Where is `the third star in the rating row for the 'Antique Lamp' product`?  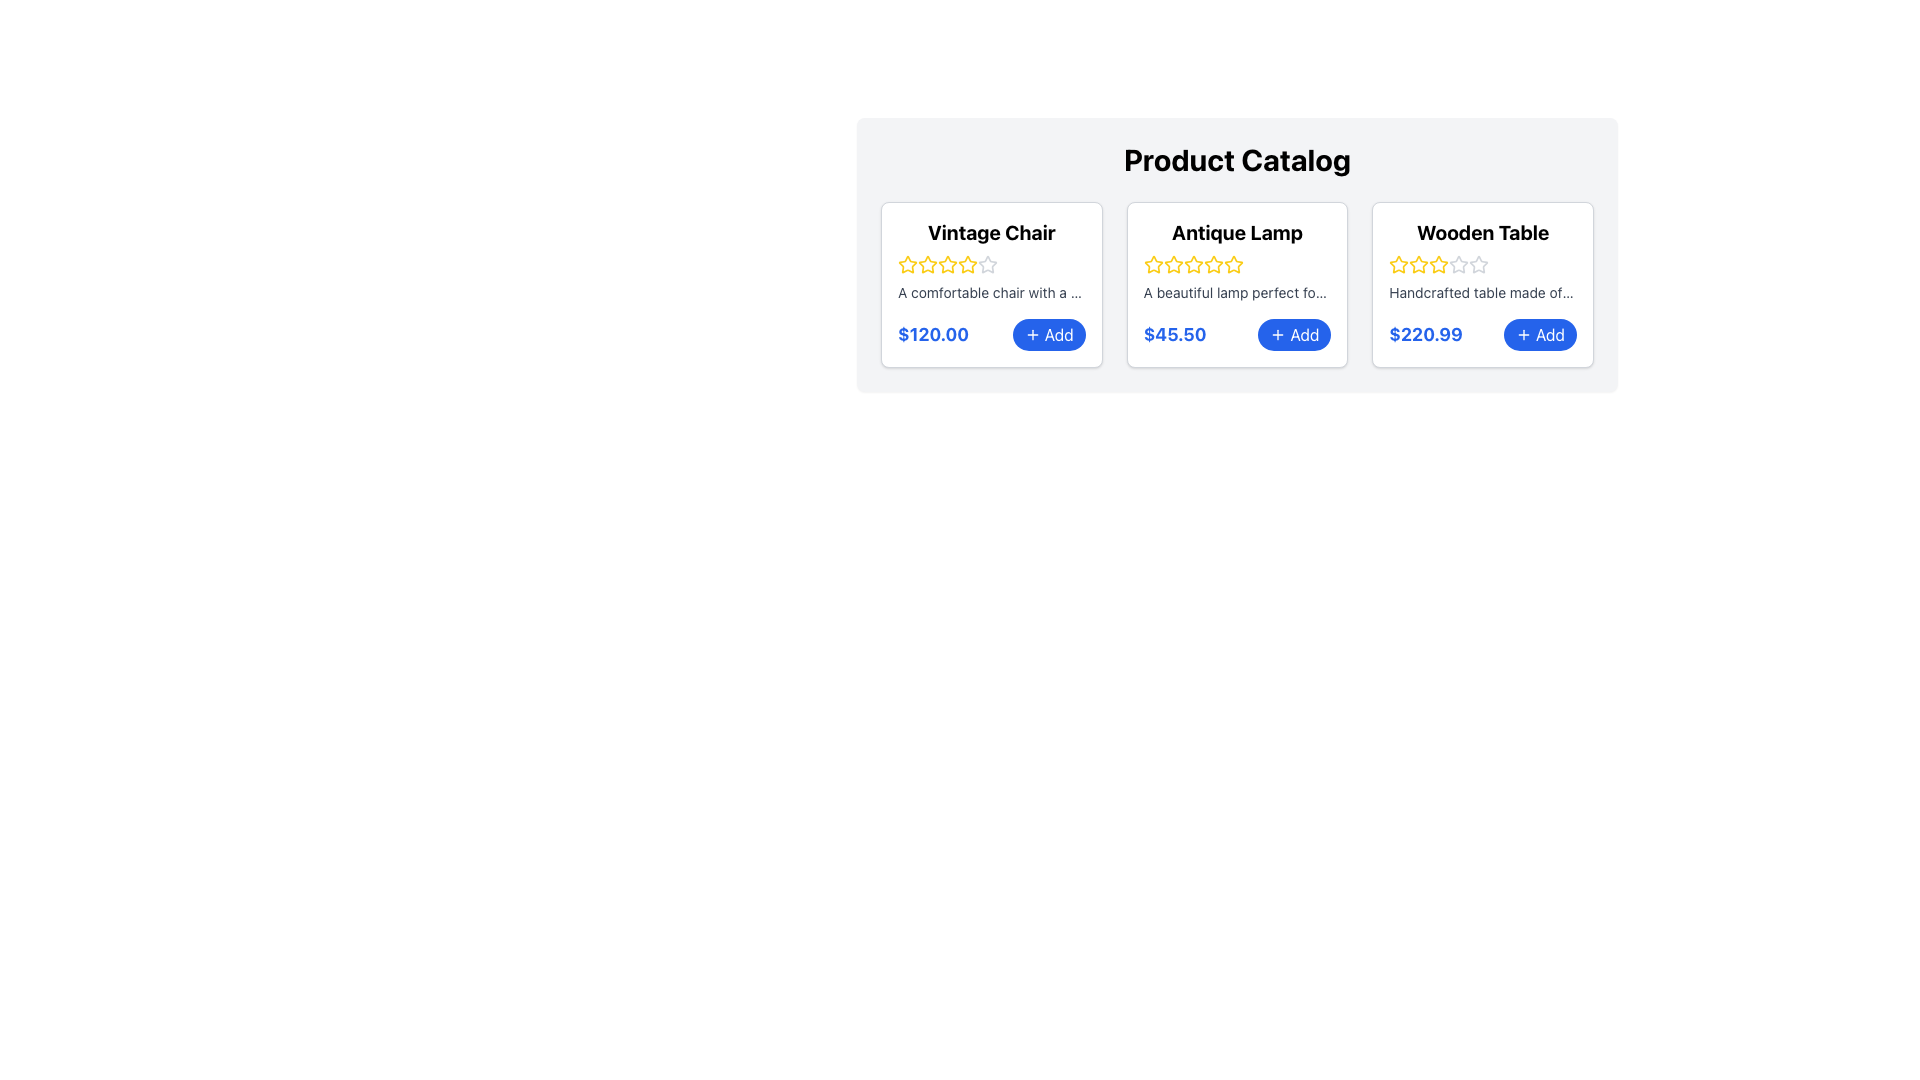 the third star in the rating row for the 'Antique Lamp' product is located at coordinates (1232, 263).